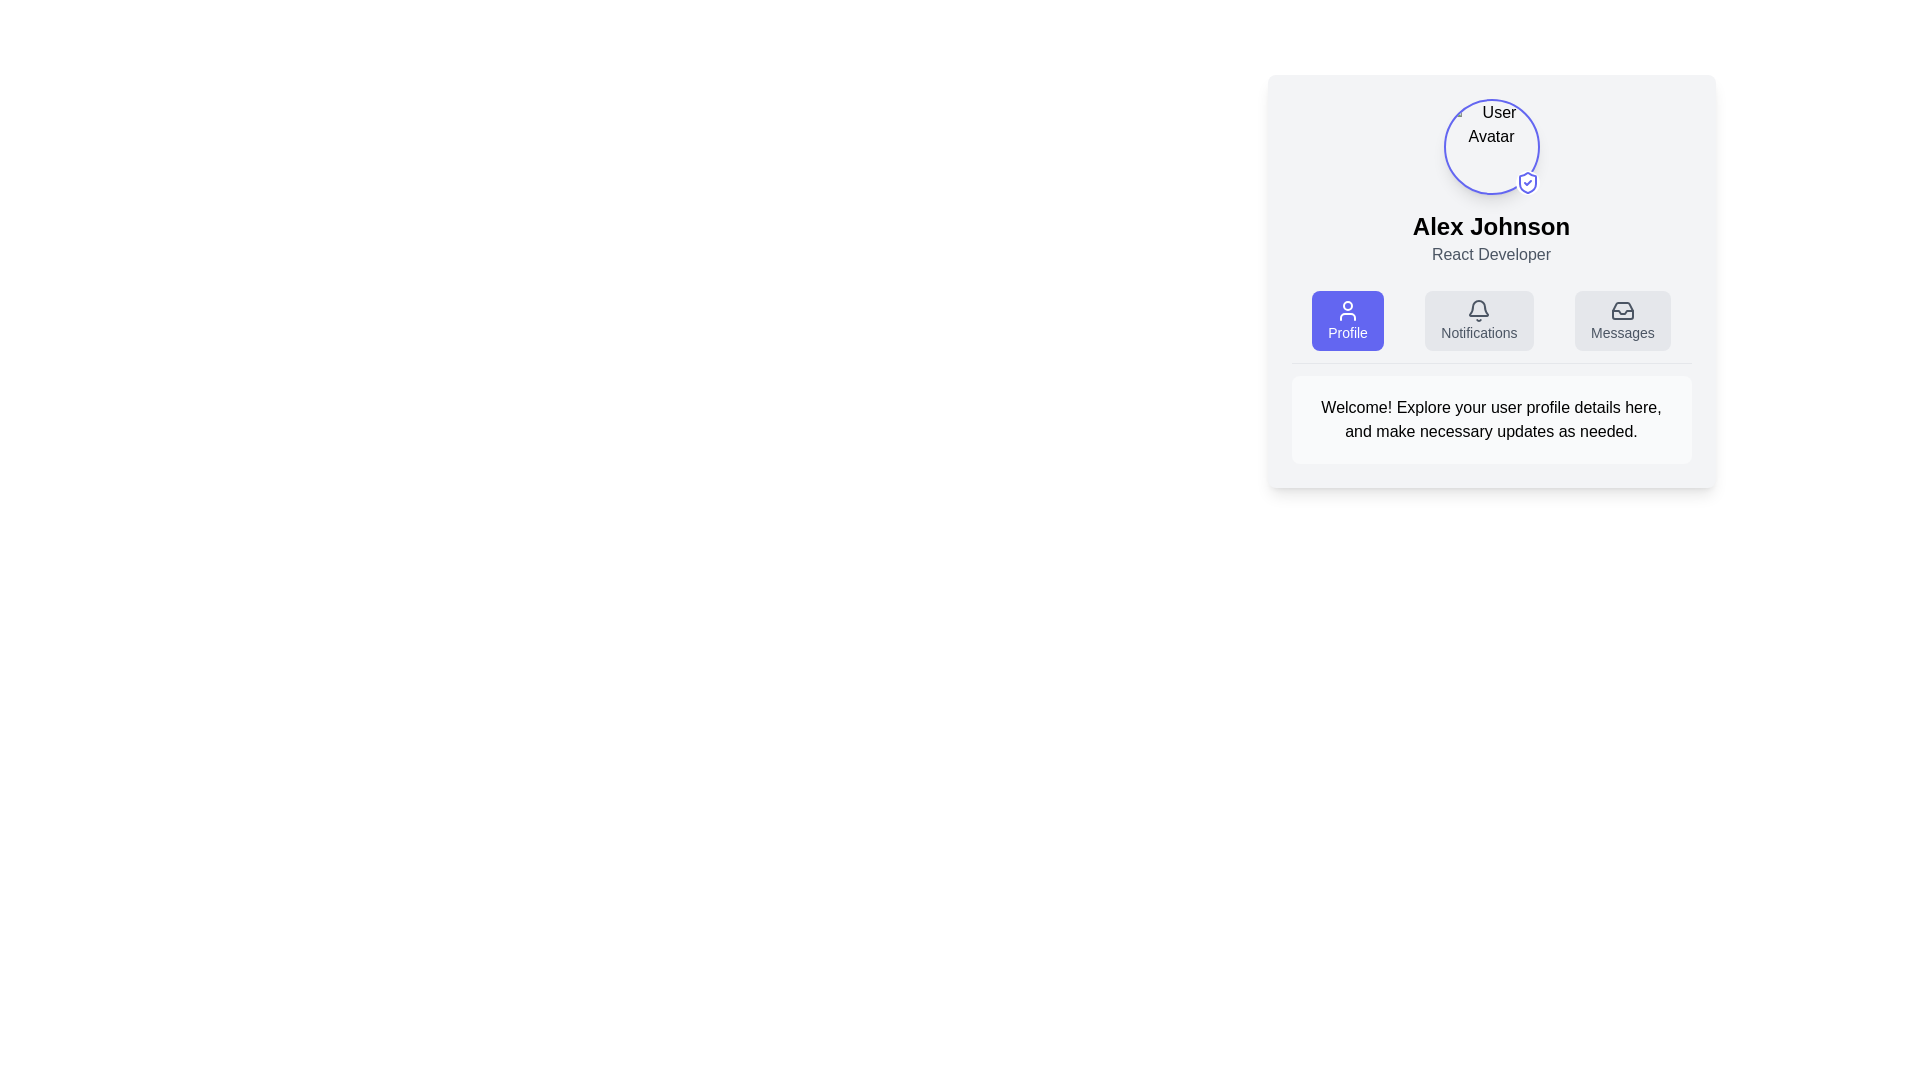 The width and height of the screenshot is (1920, 1080). I want to click on the 'Notifications' button, which is the second button in a horizontal group of three buttons (Profile, Notifications, Messages), so click(1478, 319).